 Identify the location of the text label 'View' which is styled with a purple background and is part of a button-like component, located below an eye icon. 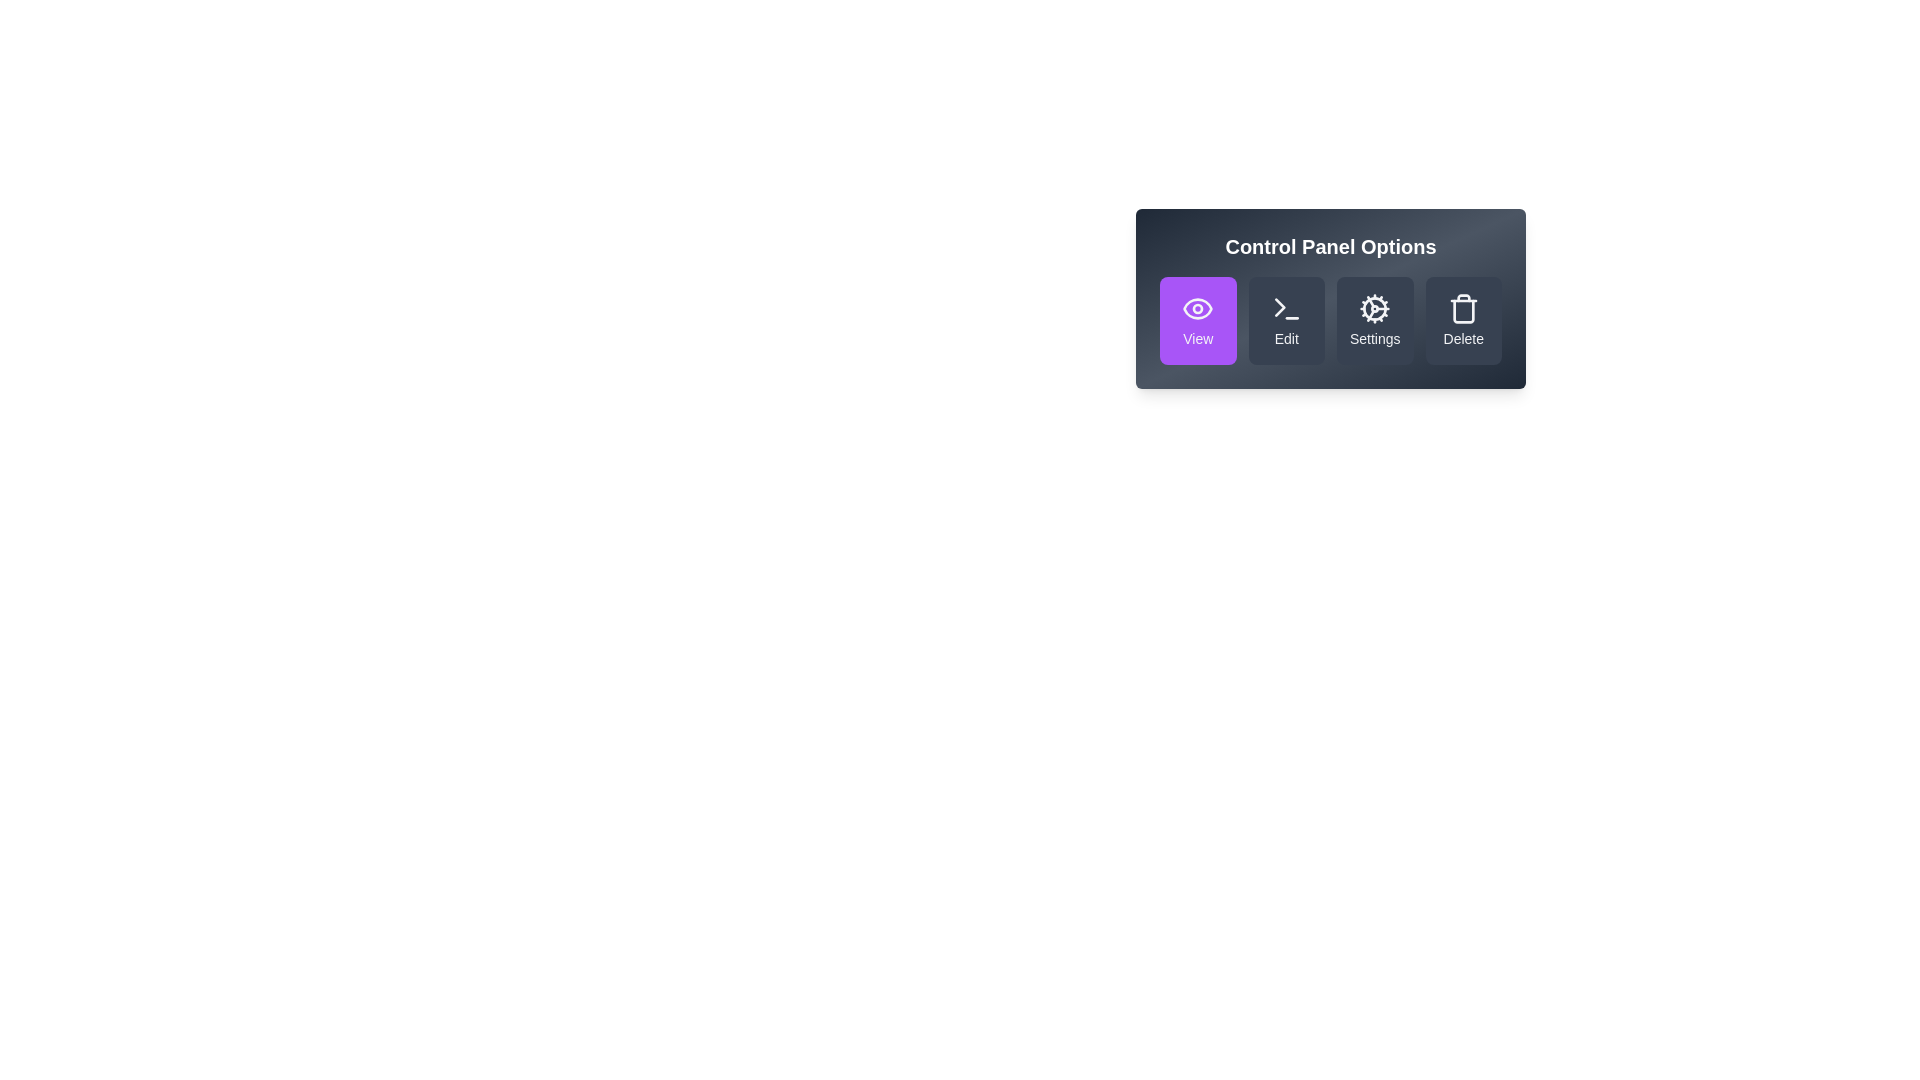
(1198, 338).